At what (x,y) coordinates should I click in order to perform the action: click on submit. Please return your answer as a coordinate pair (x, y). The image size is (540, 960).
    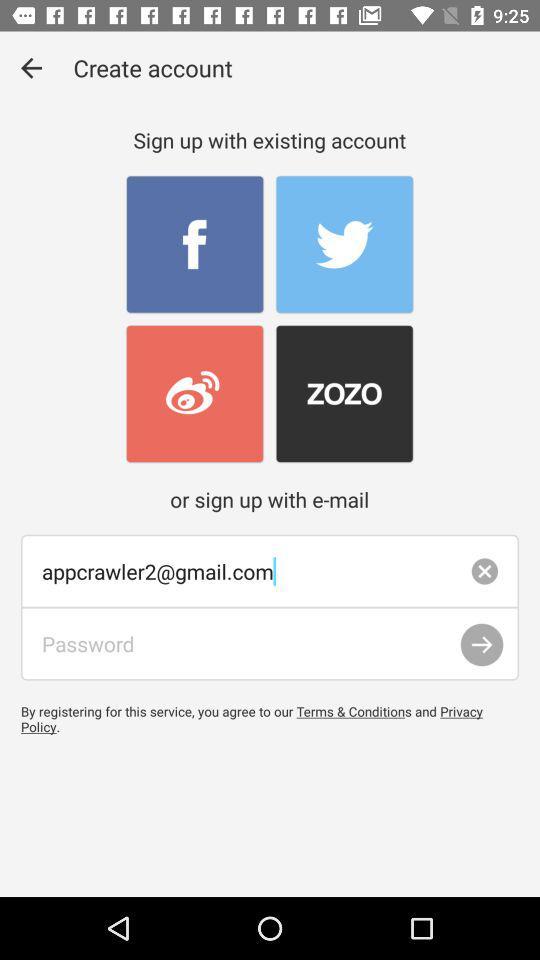
    Looking at the image, I should click on (481, 644).